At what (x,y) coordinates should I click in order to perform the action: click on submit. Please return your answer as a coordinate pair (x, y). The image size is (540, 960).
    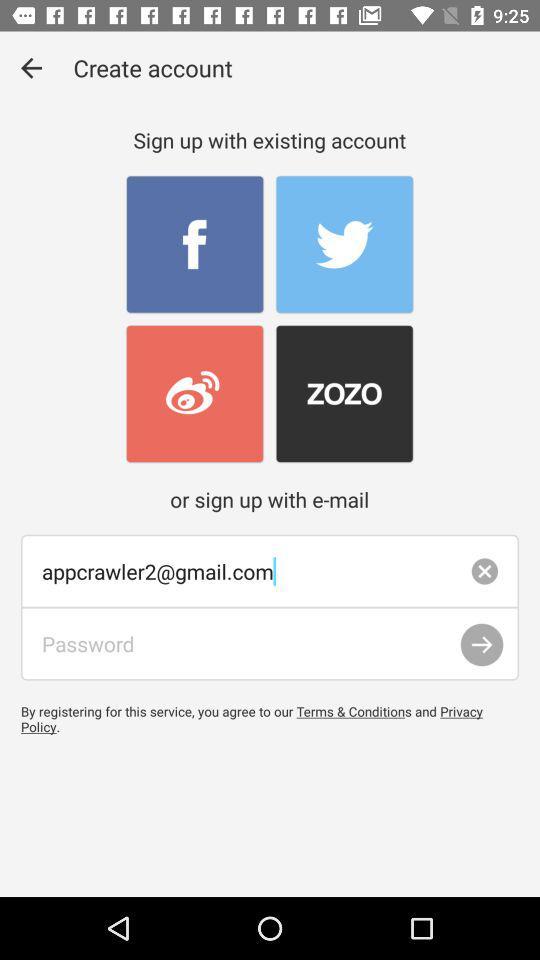
    Looking at the image, I should click on (481, 644).